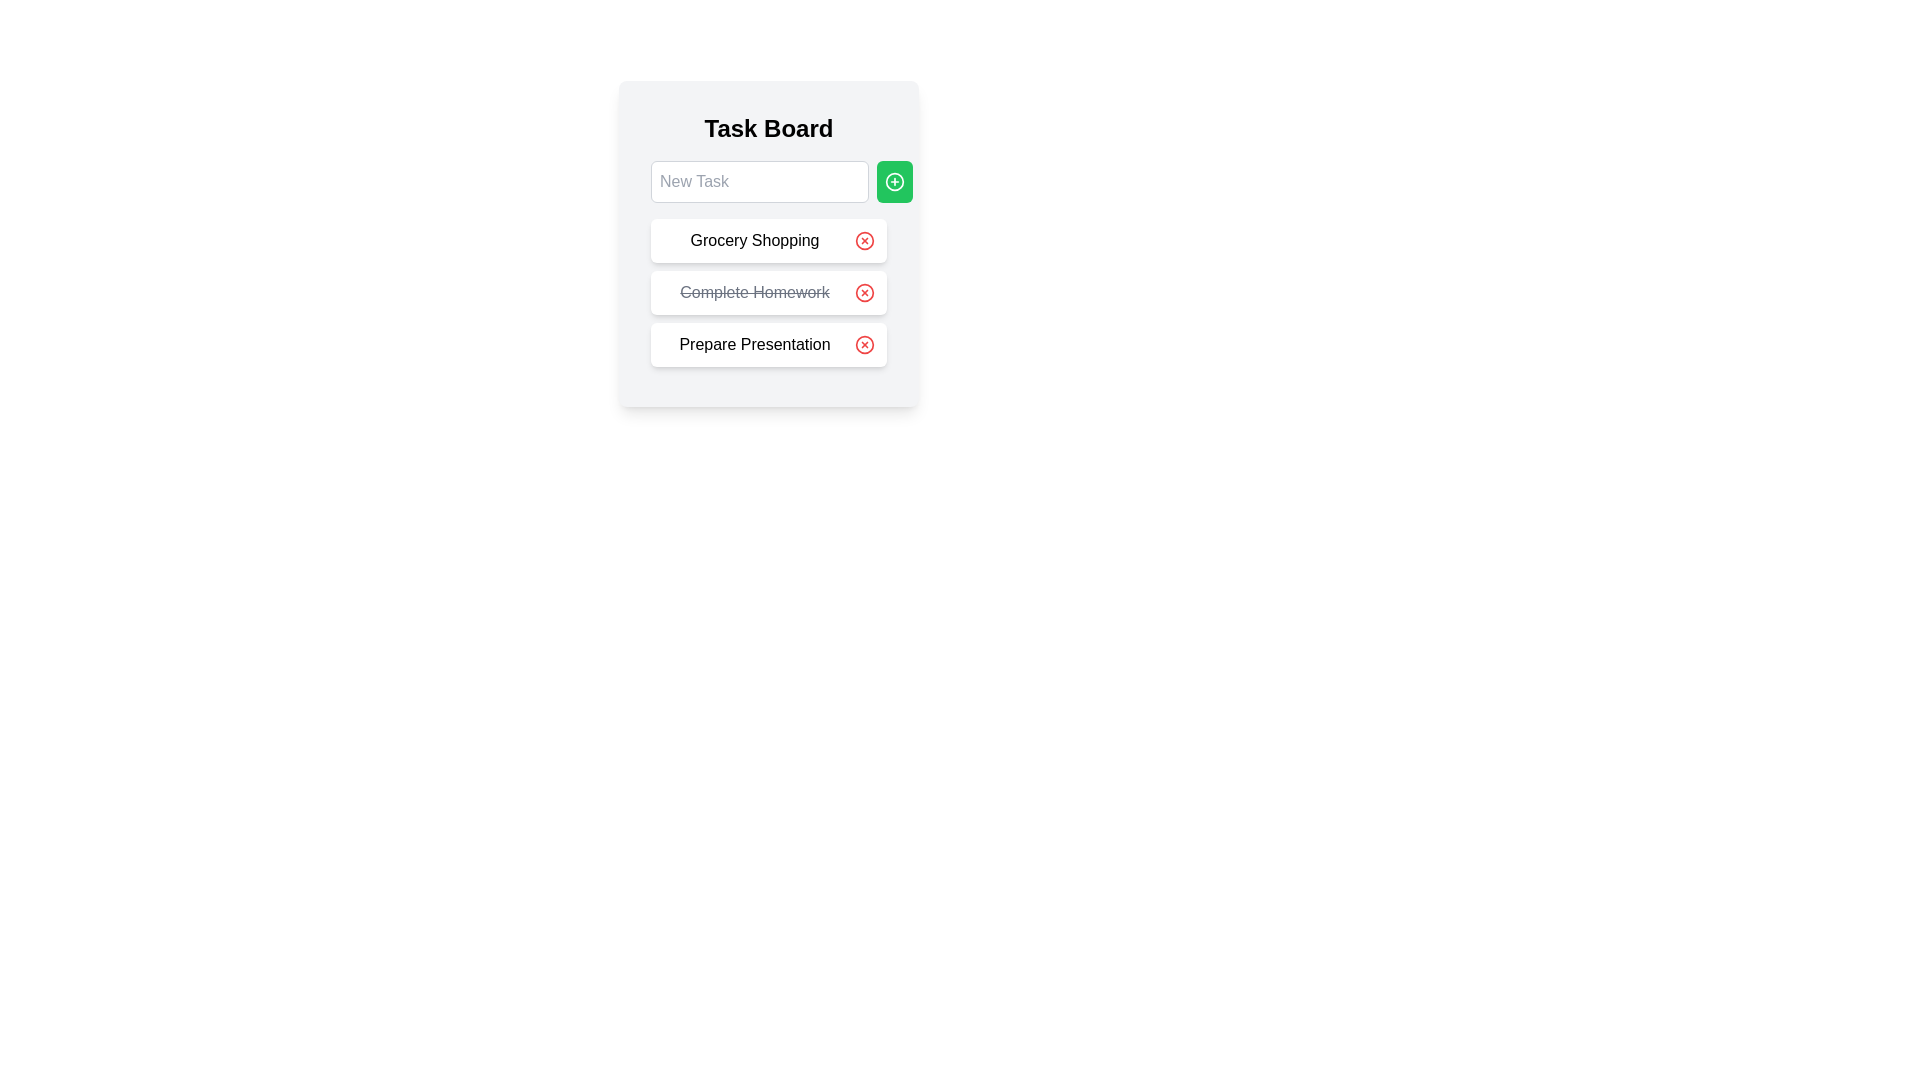 The width and height of the screenshot is (1920, 1080). Describe the element at coordinates (767, 293) in the screenshot. I see `the completed task 'Complete Homework' in the task list to prepare for future tasks` at that location.